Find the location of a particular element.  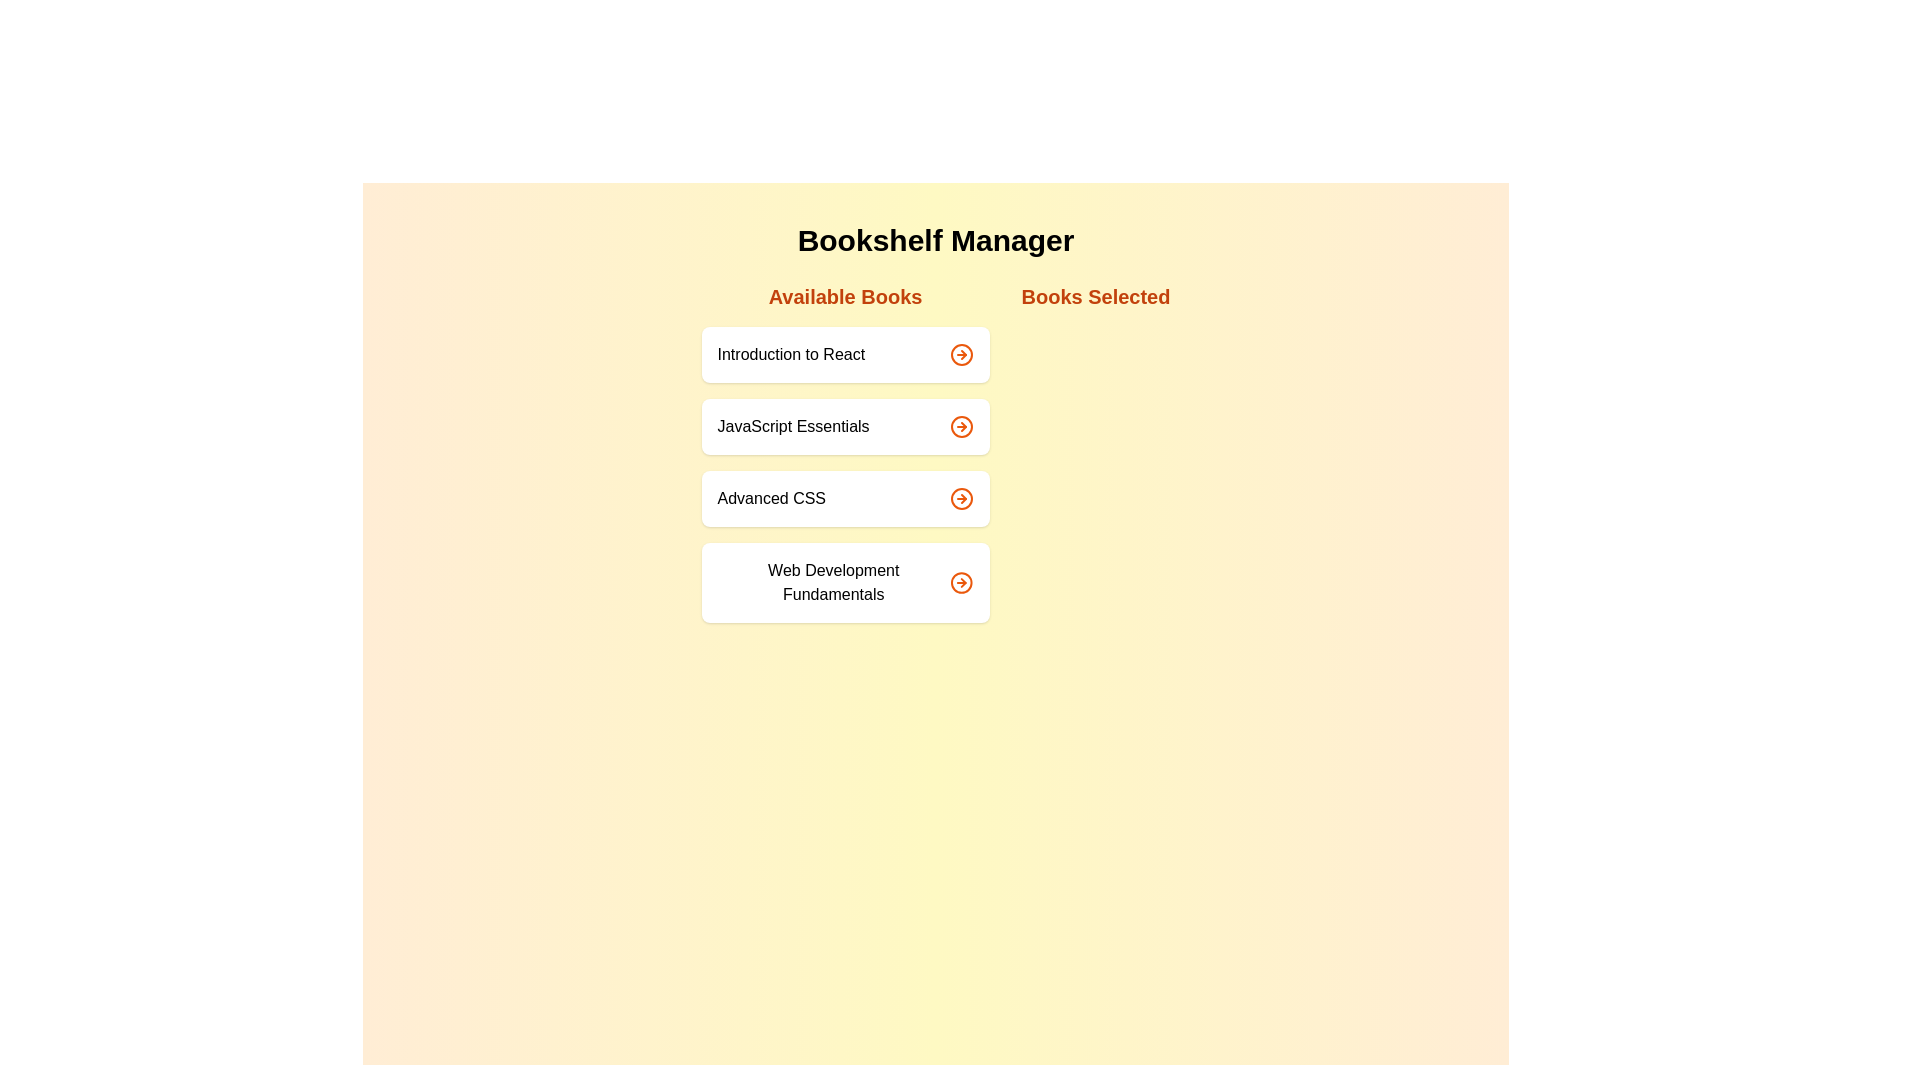

orange arrow next to the book 'Web Development Fundamentals' in the 'Available Books' list to move it to the 'Books Selected' list is located at coordinates (961, 582).